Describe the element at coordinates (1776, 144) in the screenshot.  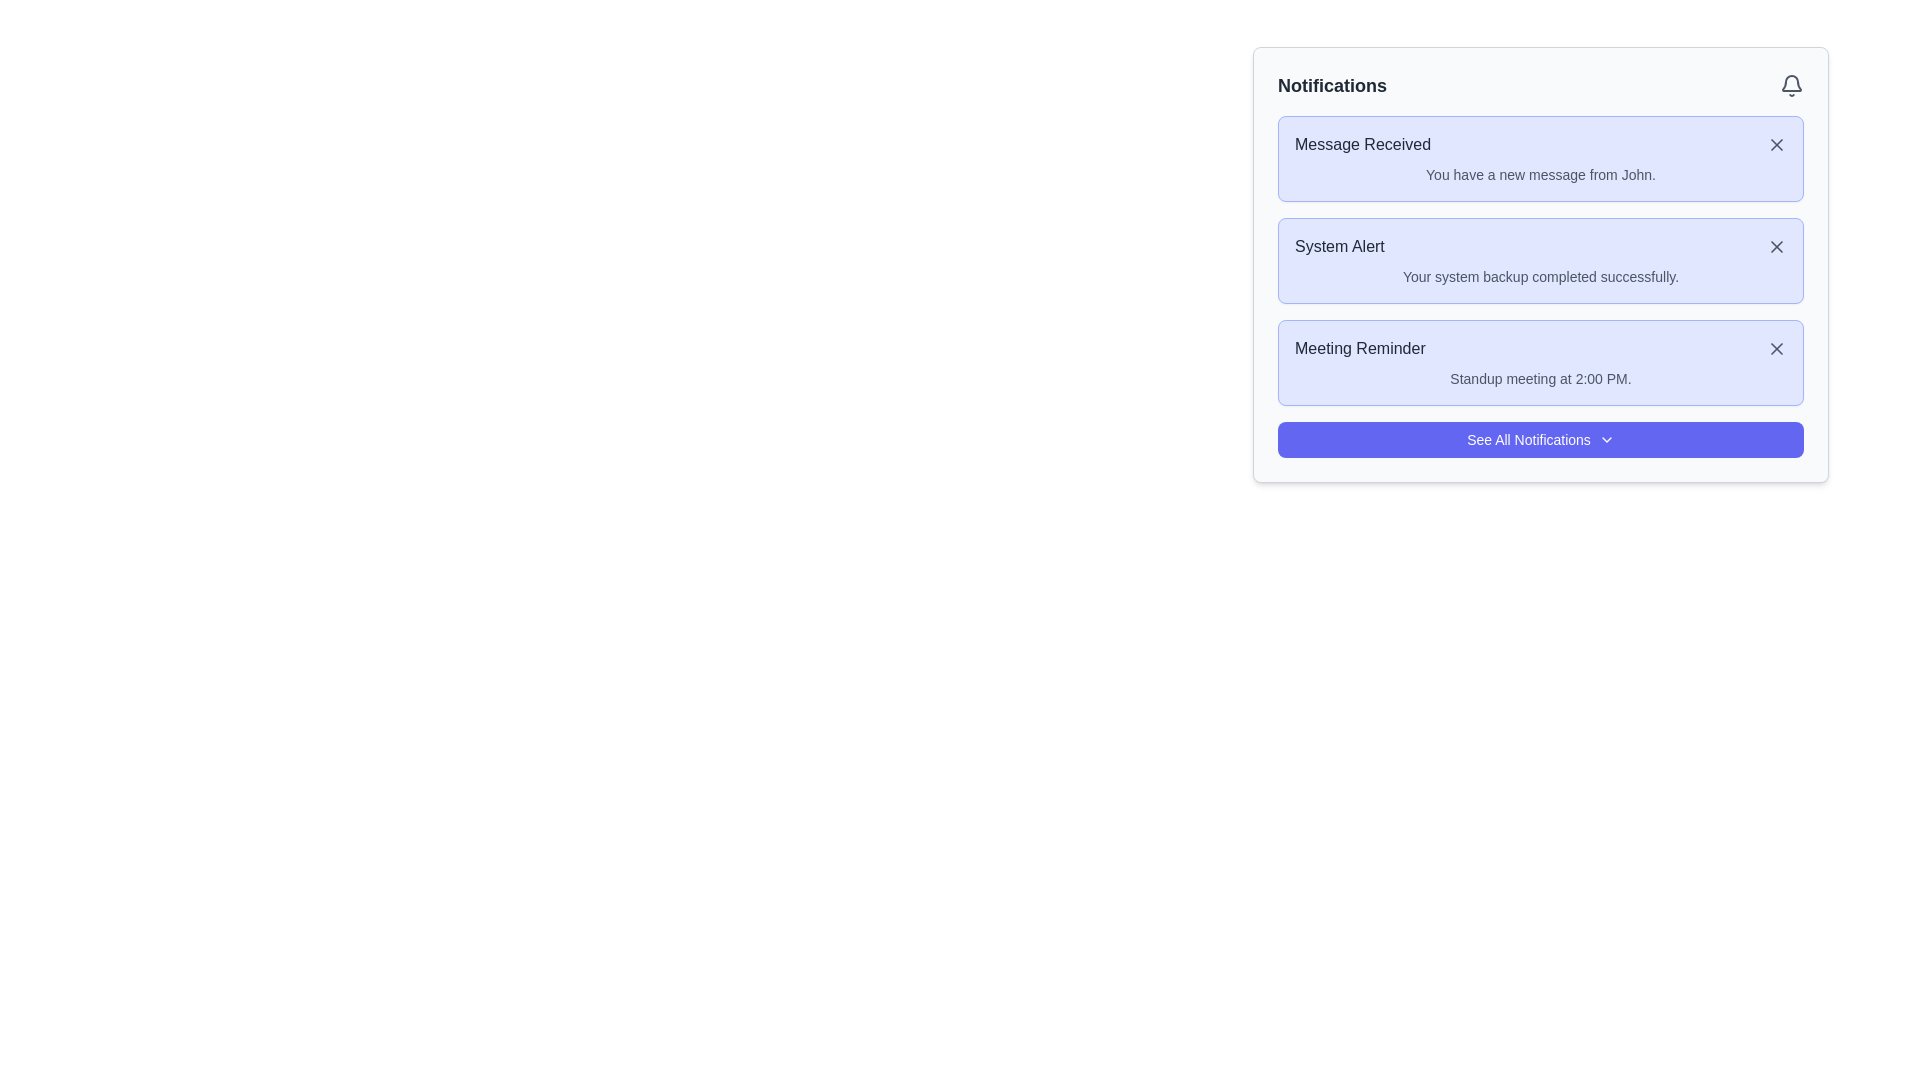
I see `the Close Button icon (X) located at the top-right corner of the 'Message Received' notification card` at that location.